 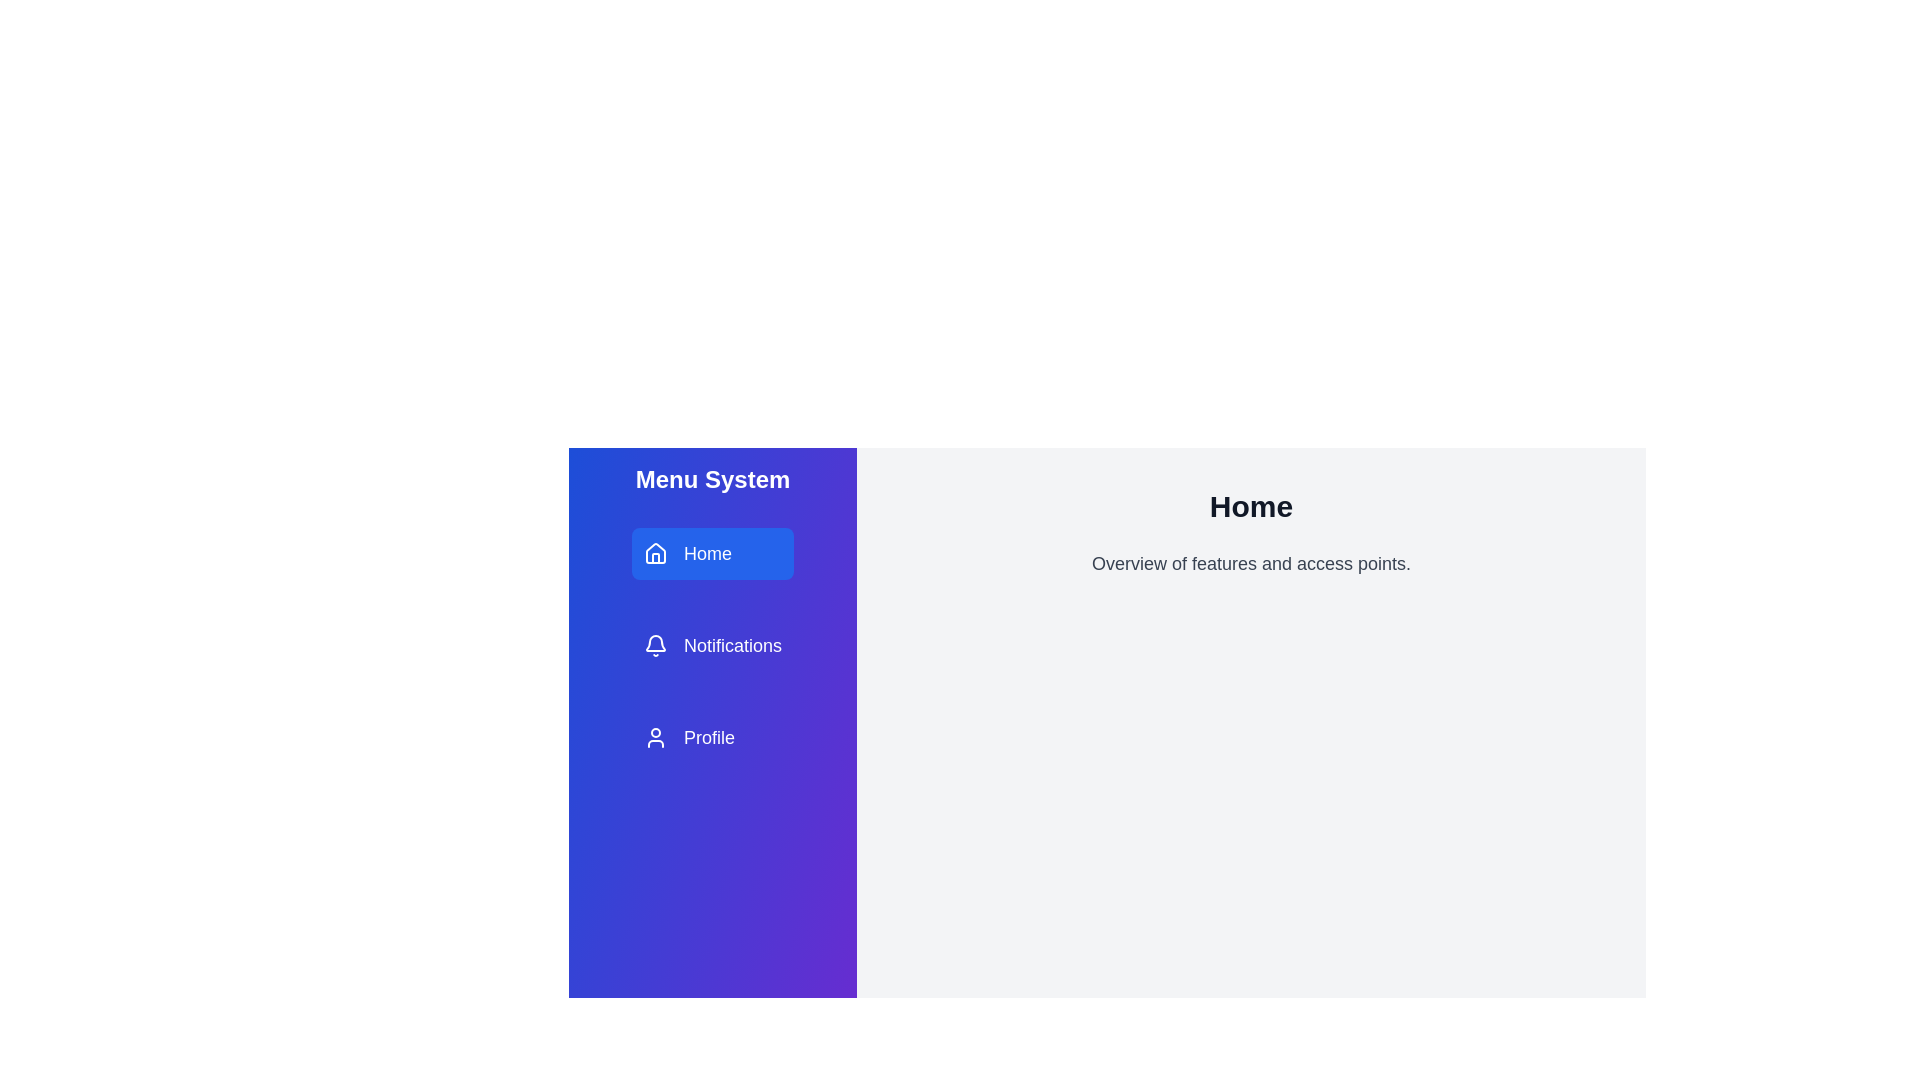 What do you see at coordinates (712, 645) in the screenshot?
I see `the menu item Notifications from the available options` at bounding box center [712, 645].